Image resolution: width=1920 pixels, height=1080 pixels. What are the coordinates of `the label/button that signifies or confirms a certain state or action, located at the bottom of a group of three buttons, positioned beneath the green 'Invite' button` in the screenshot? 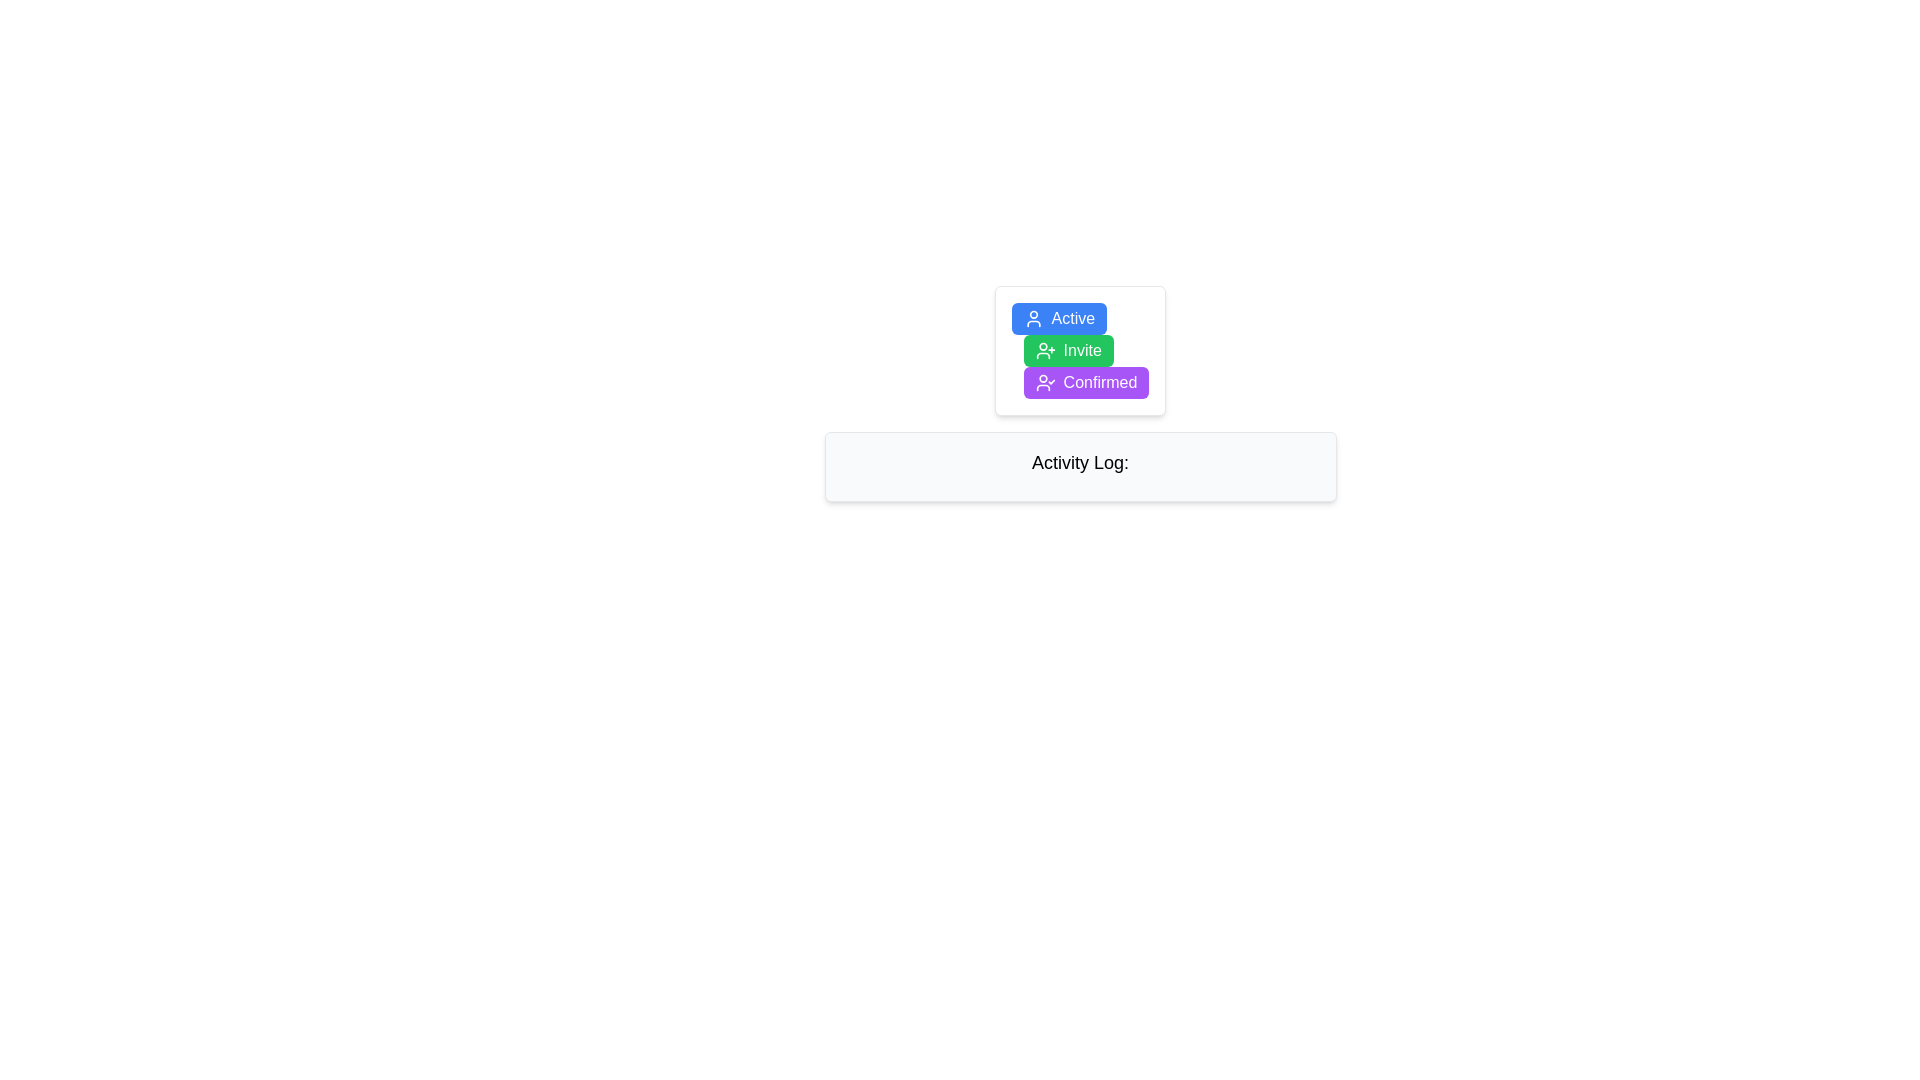 It's located at (1099, 382).